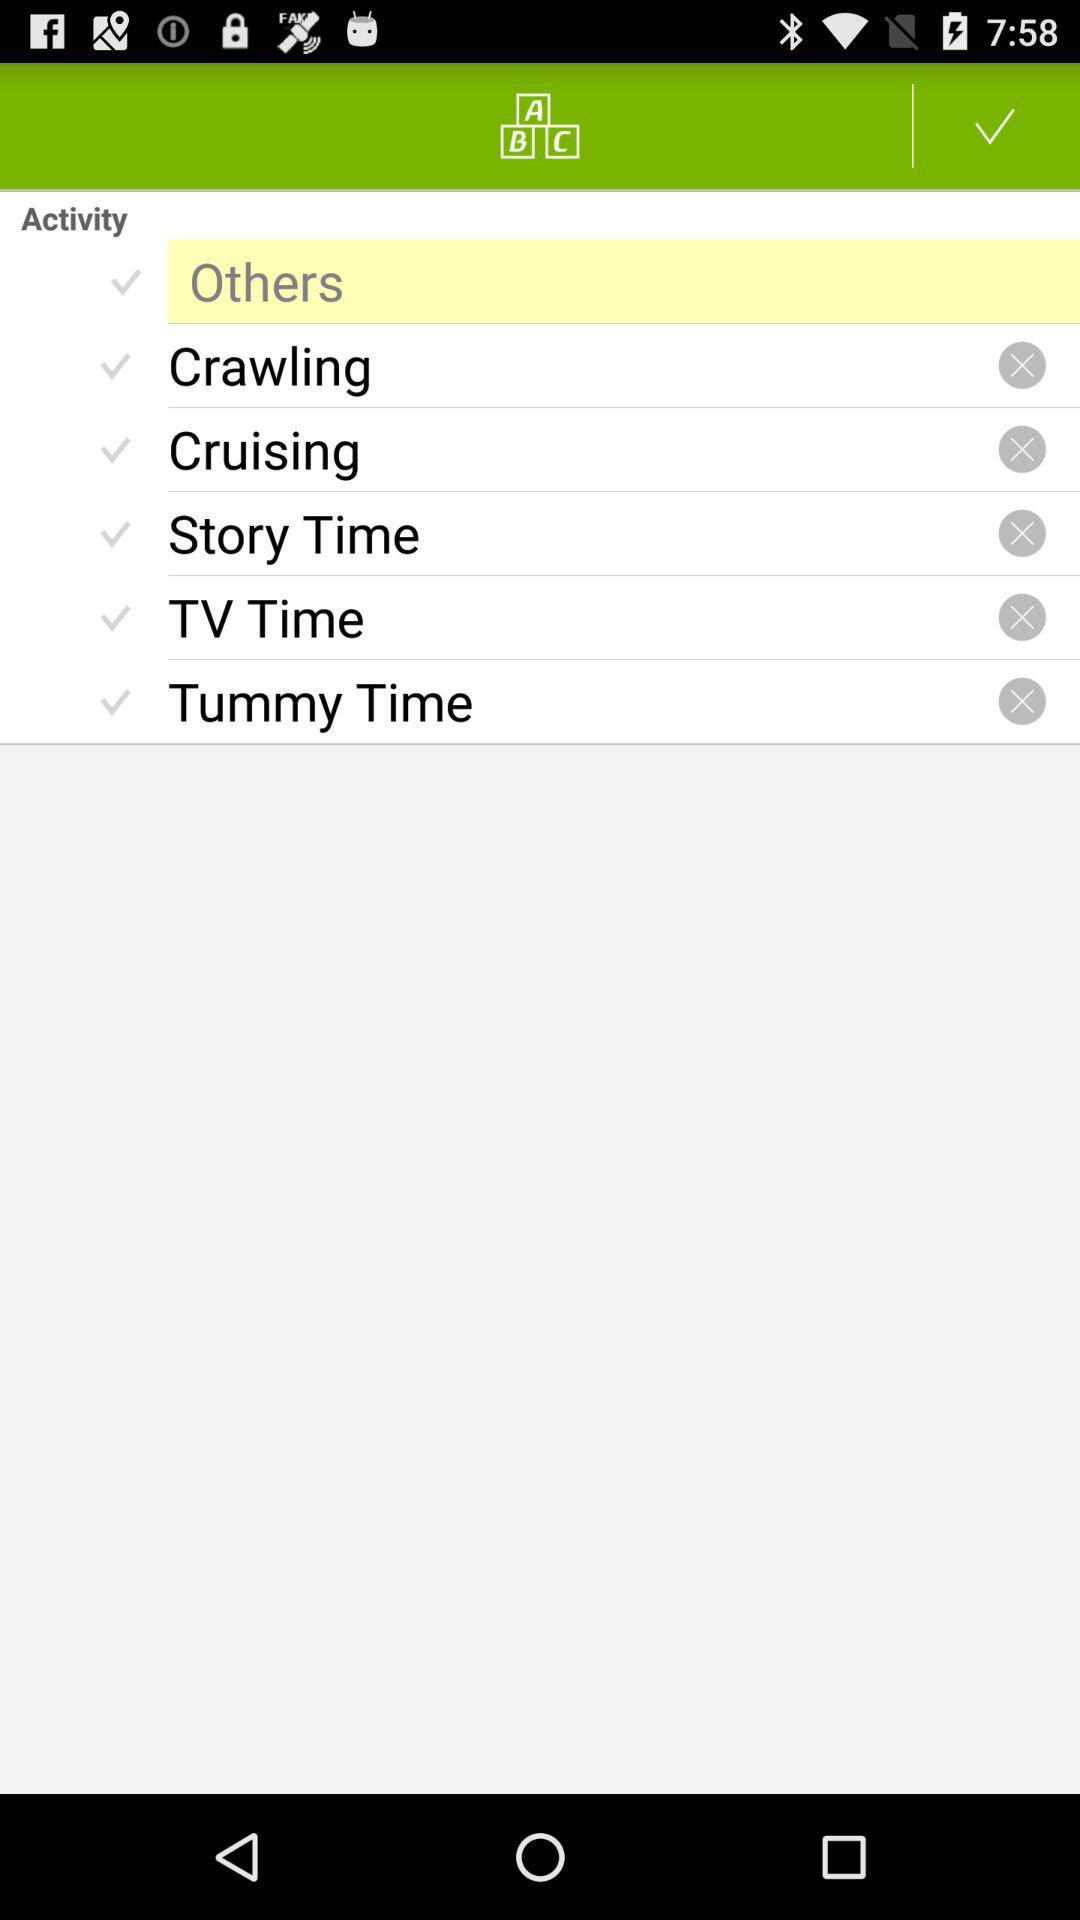 The height and width of the screenshot is (1920, 1080). Describe the element at coordinates (582, 365) in the screenshot. I see `crawling item` at that location.